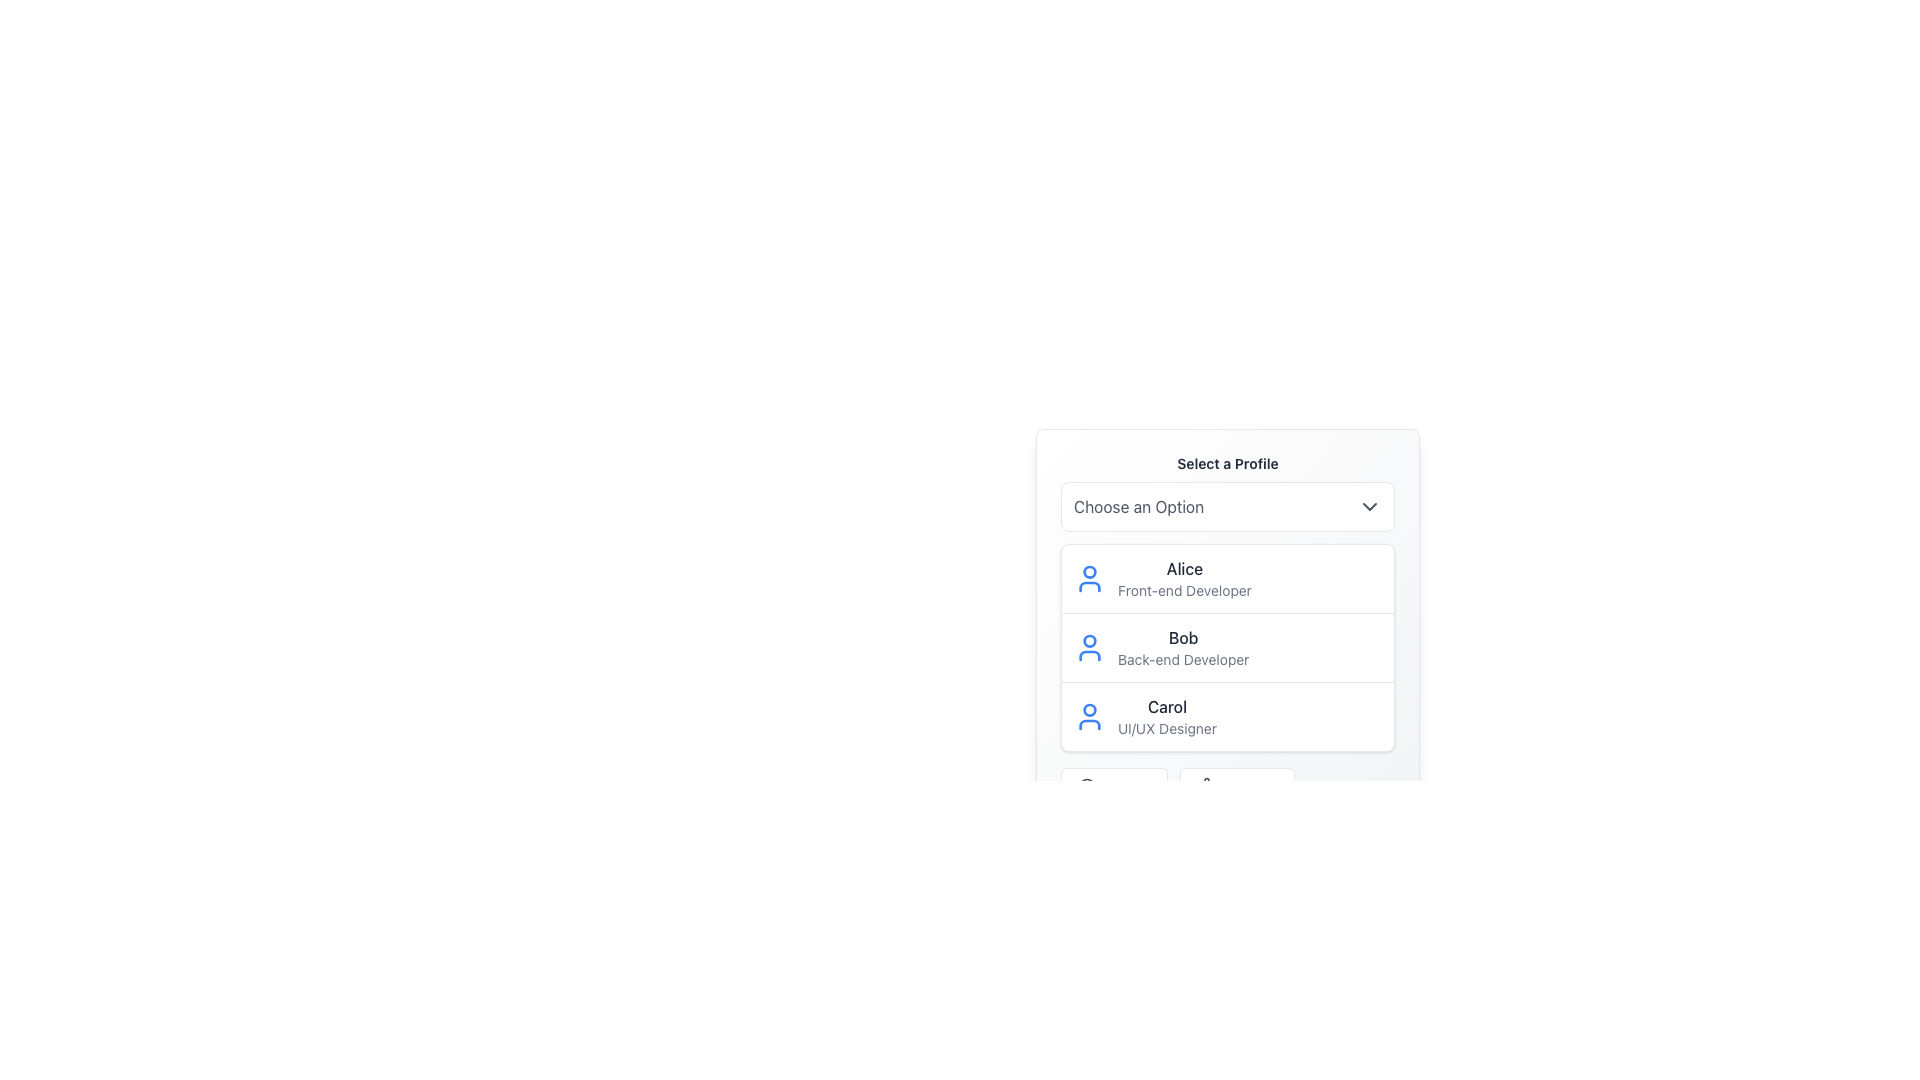  Describe the element at coordinates (1088, 648) in the screenshot. I see `the user icon representing 'Bob', the Back-end Developer, located at the start of the list item, which is styled with a blue outline and consists of a circular head and a torso shape` at that location.